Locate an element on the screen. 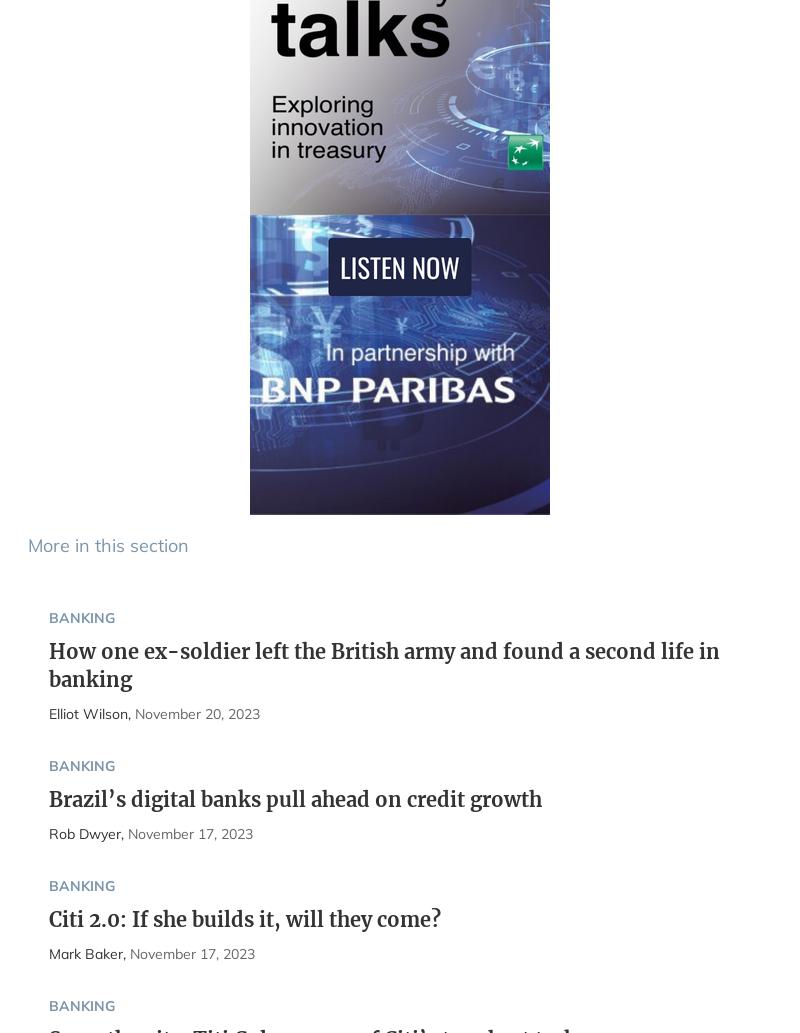 Image resolution: width=800 pixels, height=1033 pixels. 'Citi 2.0: If she builds it, will they come?' is located at coordinates (243, 917).